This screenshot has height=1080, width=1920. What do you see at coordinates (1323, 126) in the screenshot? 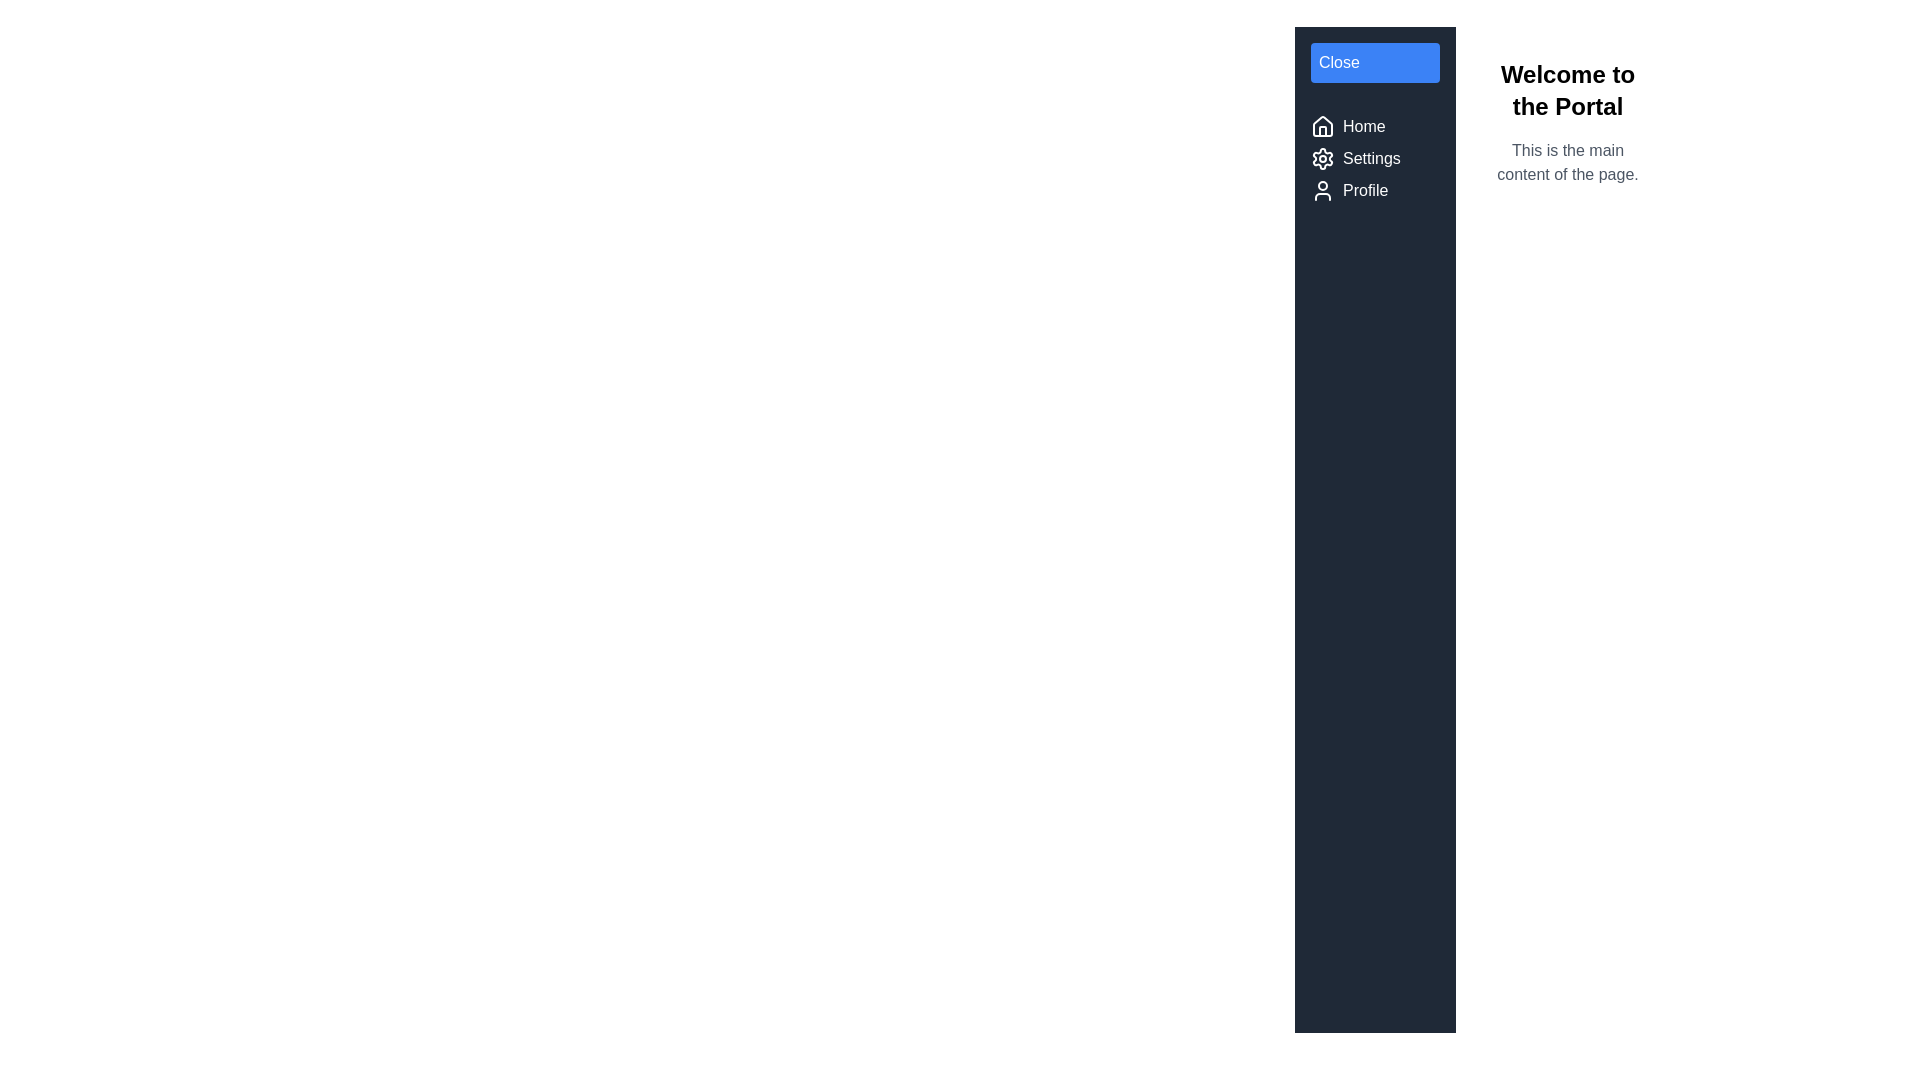
I see `the 'Home' icon in the vertical navigation menu` at bounding box center [1323, 126].